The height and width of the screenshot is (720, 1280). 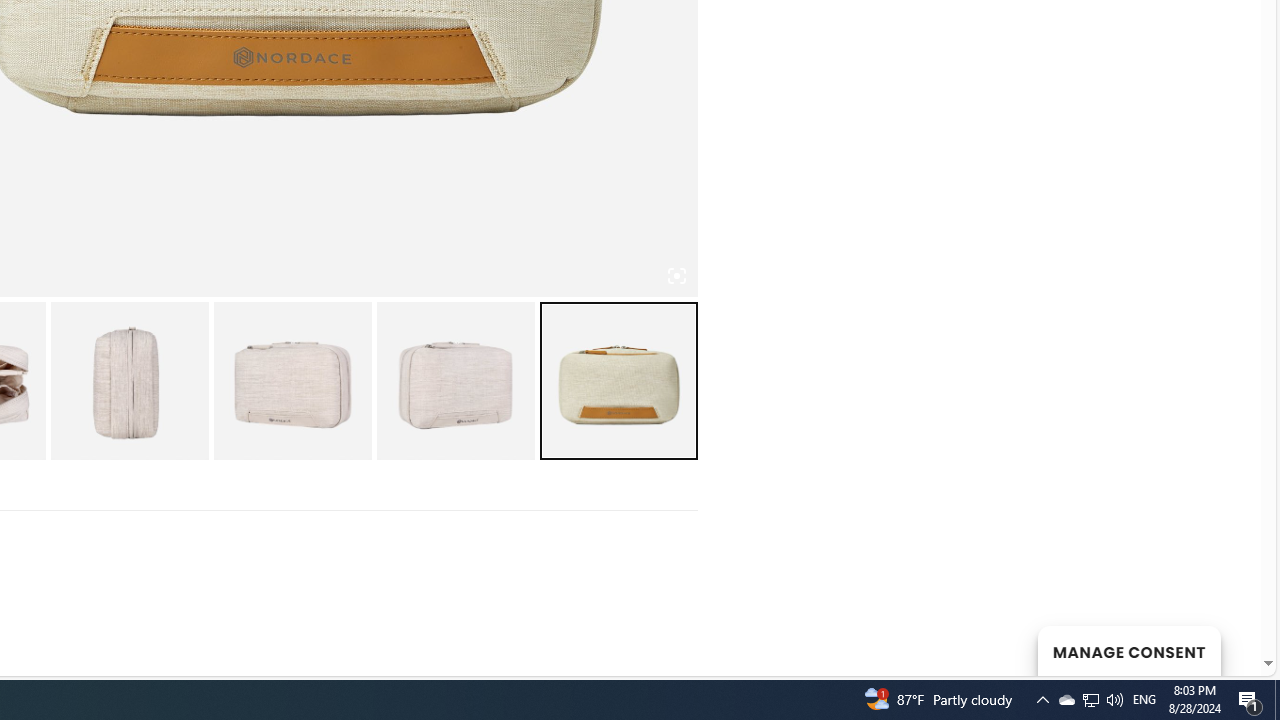 I want to click on 'MANAGE CONSENT', so click(x=1128, y=650).